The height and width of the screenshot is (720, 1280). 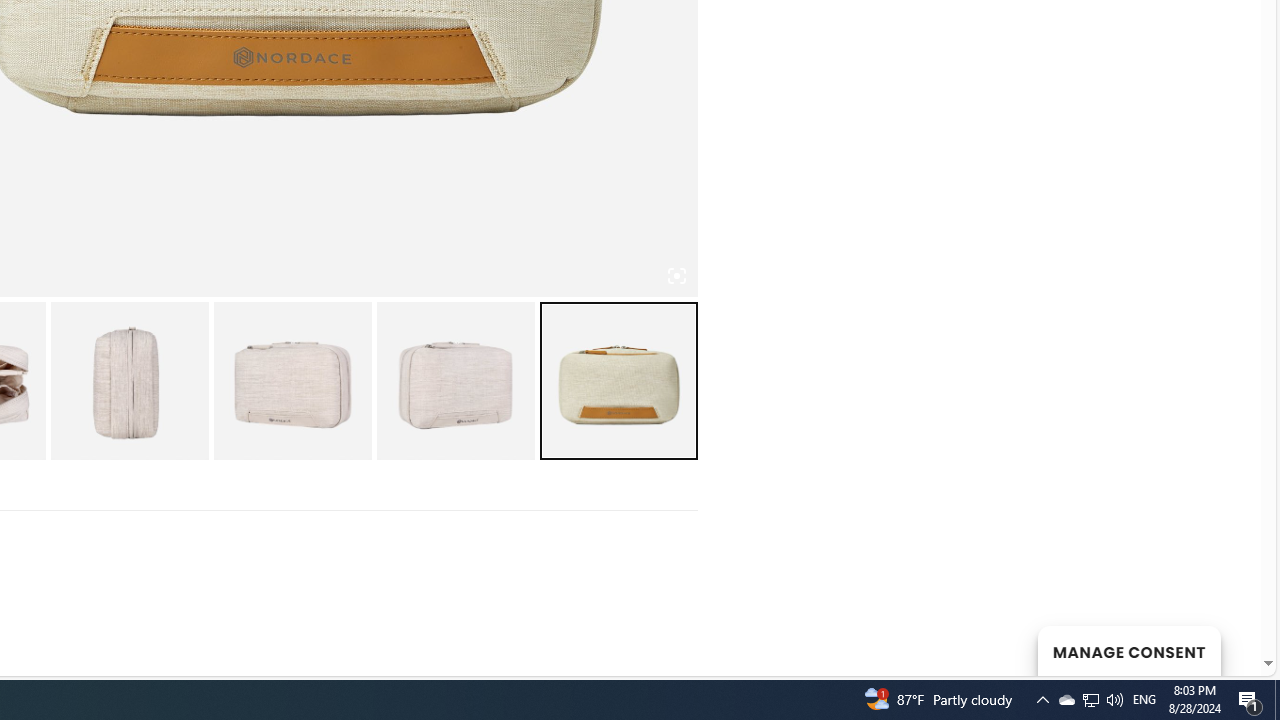 I want to click on 'MANAGE CONSENT', so click(x=1128, y=650).